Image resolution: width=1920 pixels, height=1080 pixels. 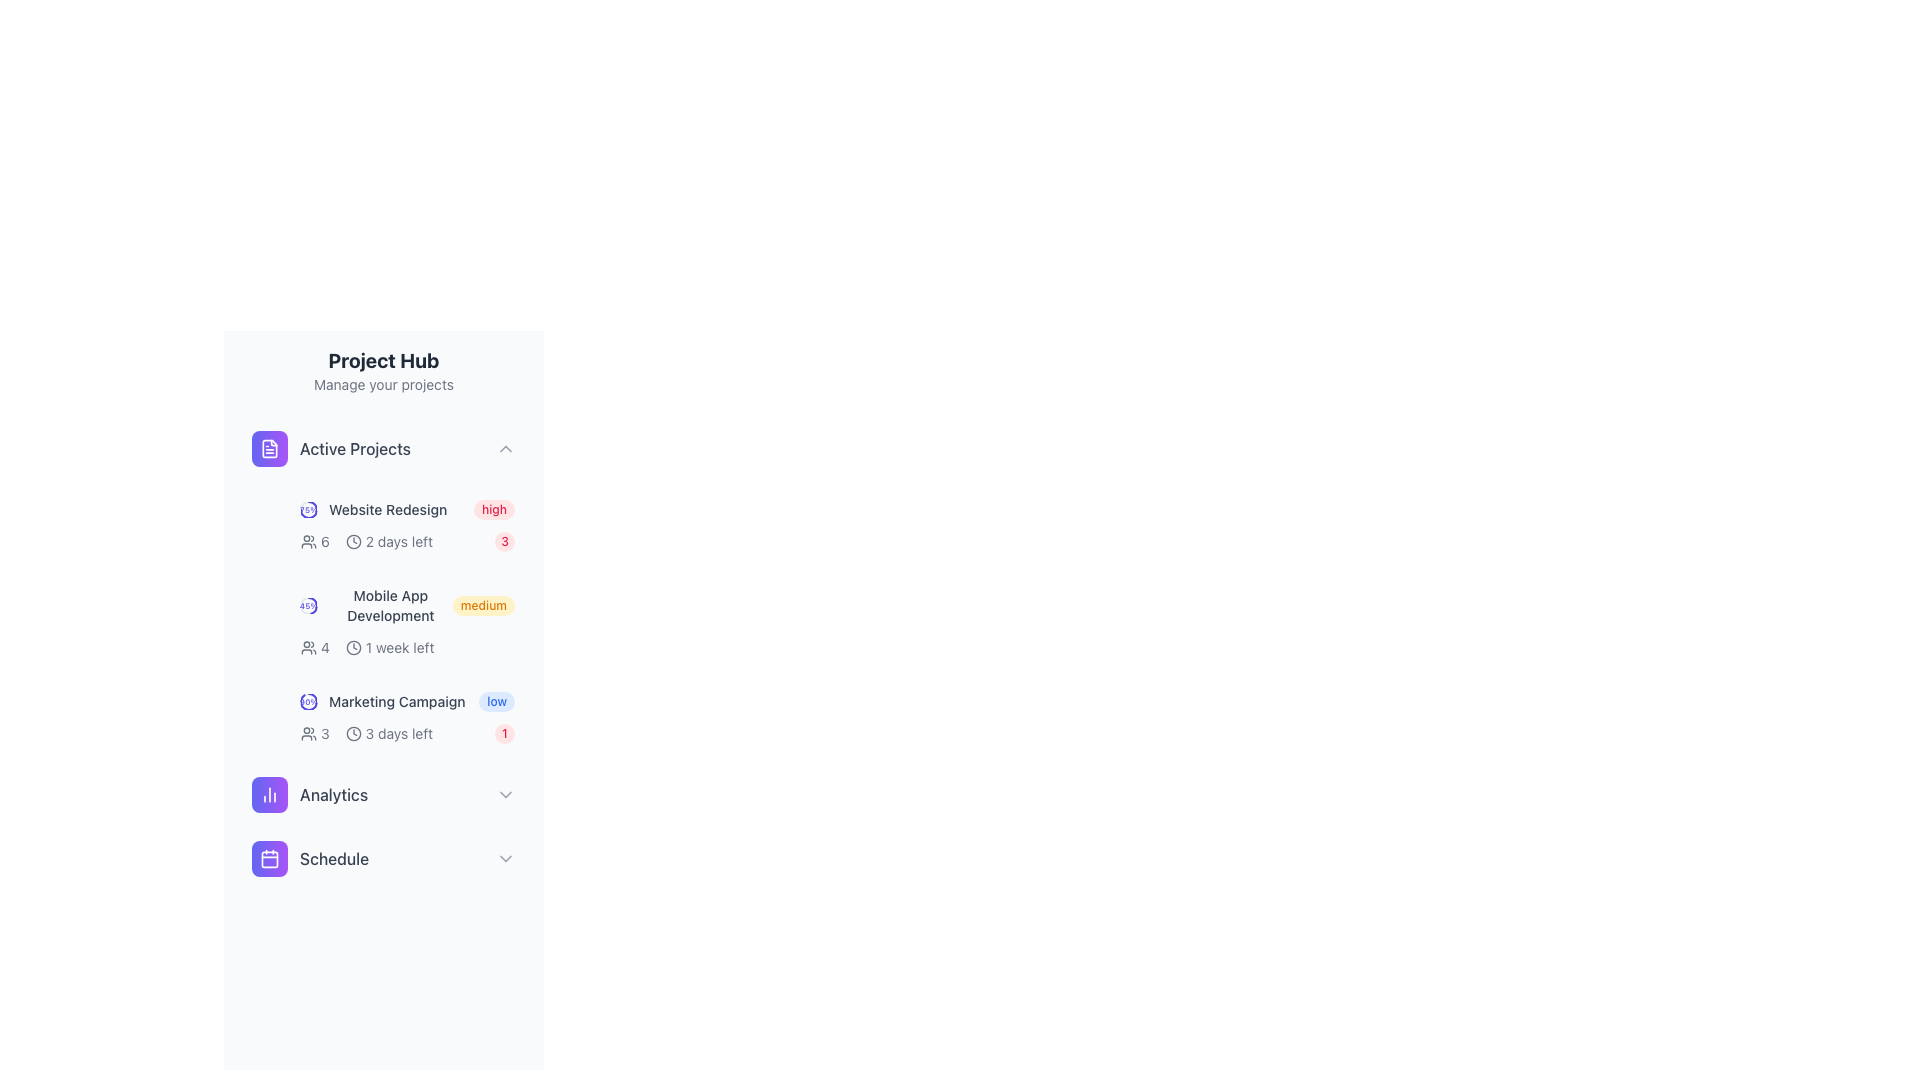 What do you see at coordinates (407, 648) in the screenshot?
I see `text from the informational label indicating the remaining time for the 'Mobile App Development' project, which is located below the clock-shaped icon and to the right of the '4' text` at bounding box center [407, 648].